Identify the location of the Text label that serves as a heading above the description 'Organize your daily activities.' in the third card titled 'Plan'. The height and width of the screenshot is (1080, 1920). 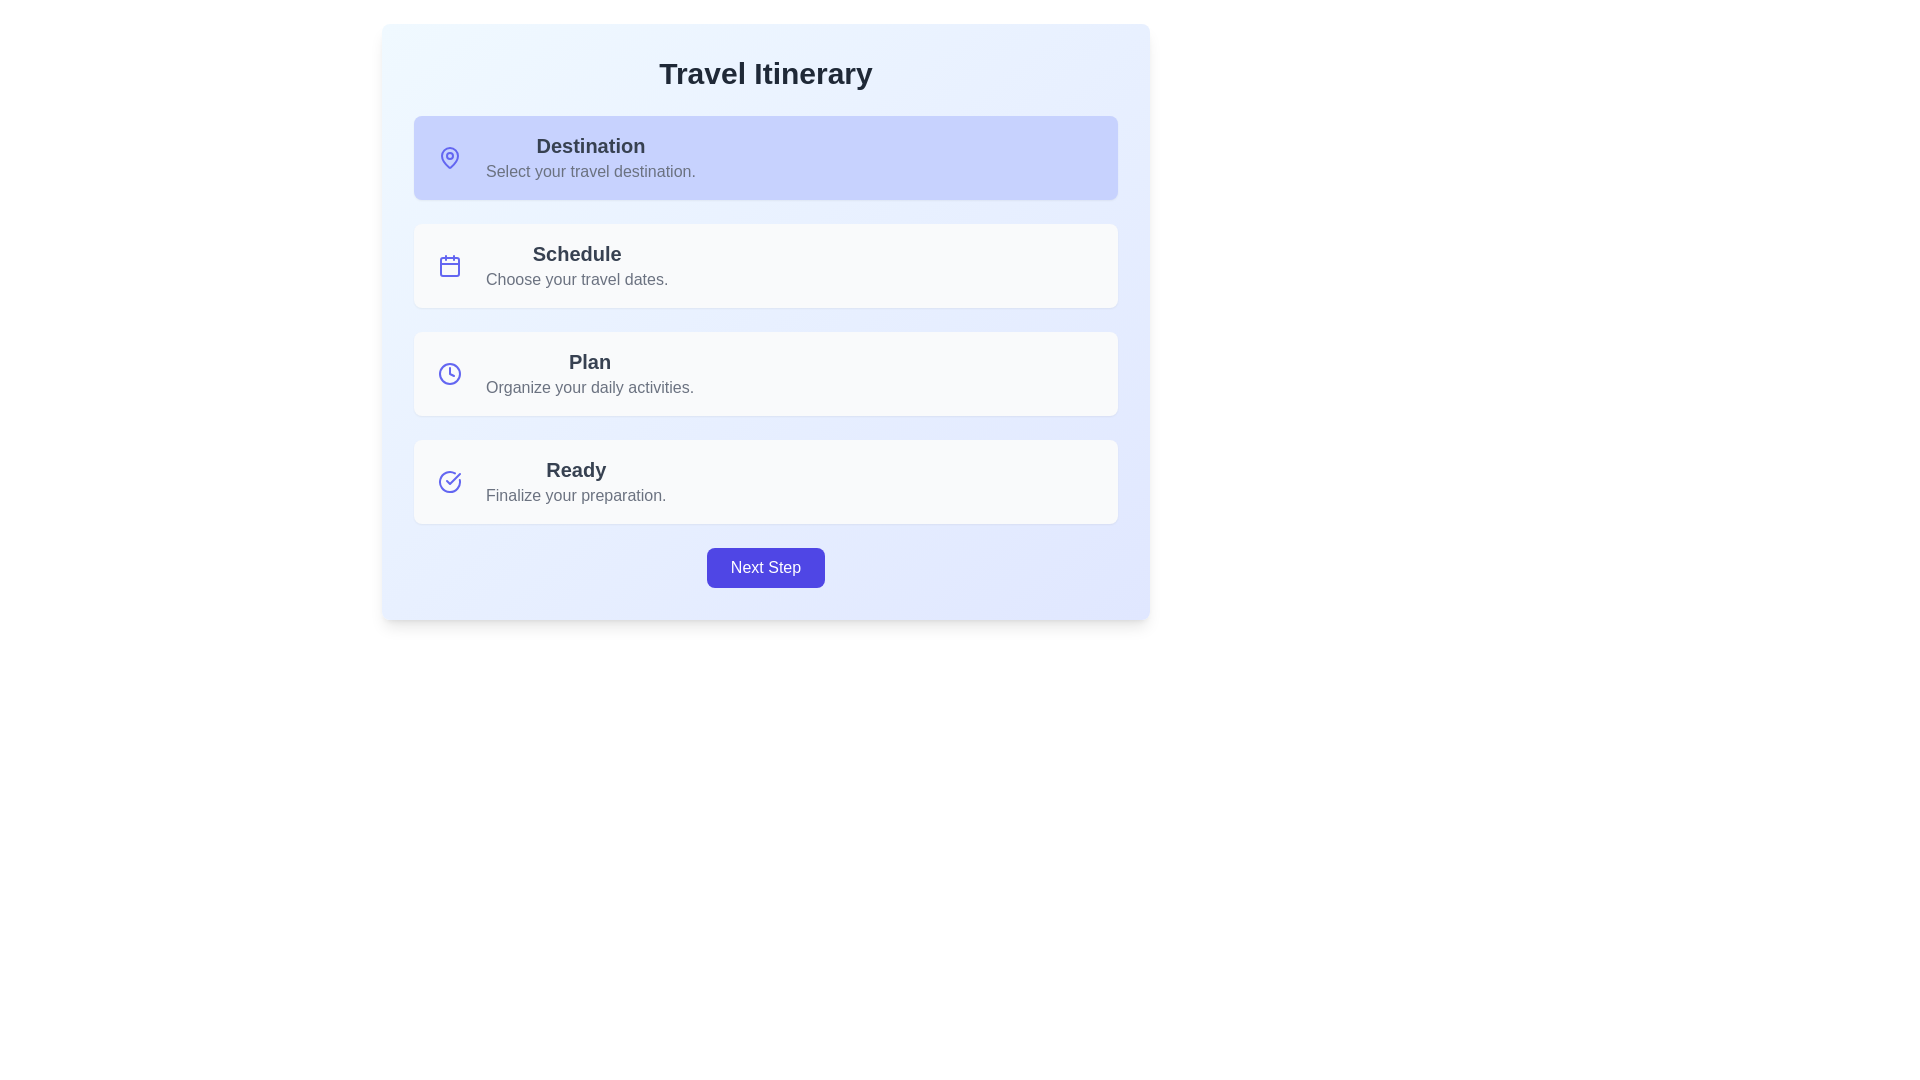
(589, 362).